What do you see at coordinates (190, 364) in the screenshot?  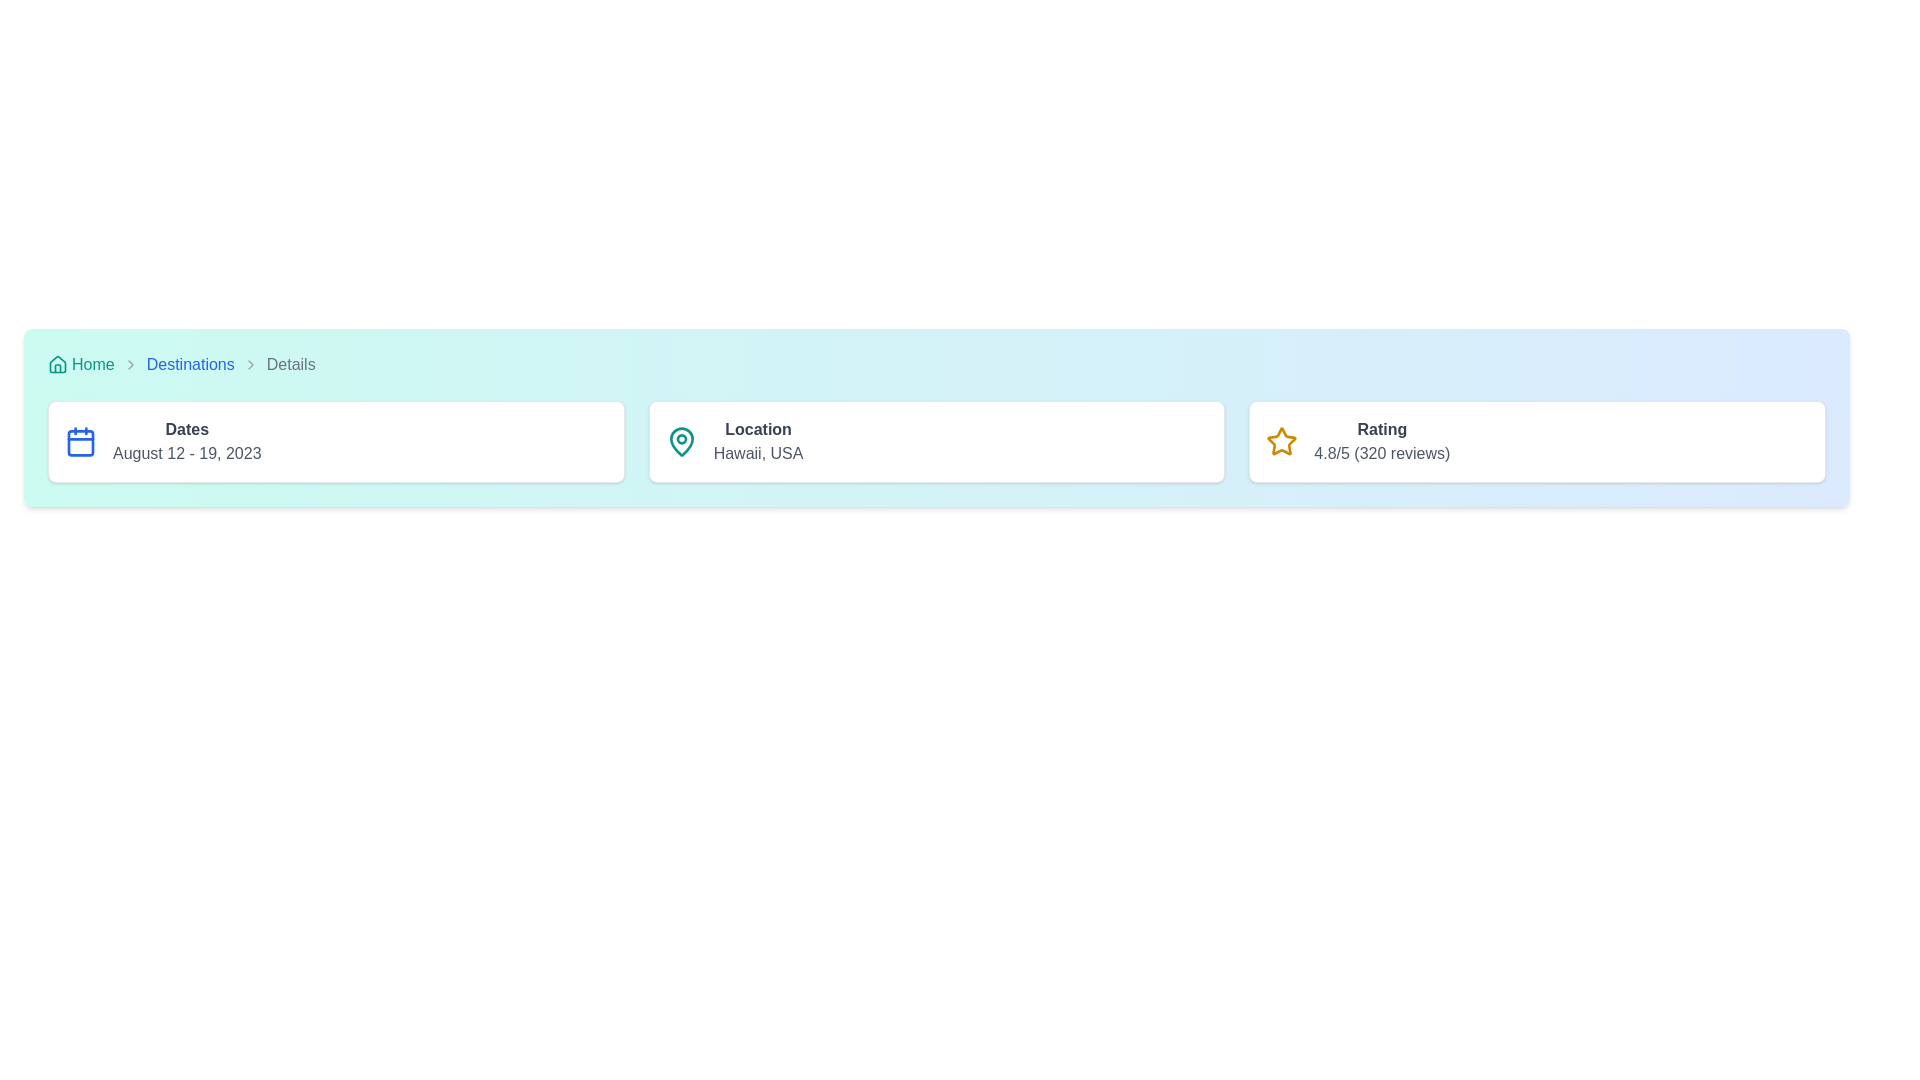 I see `the clickable text link labeled 'Destinations'` at bounding box center [190, 364].